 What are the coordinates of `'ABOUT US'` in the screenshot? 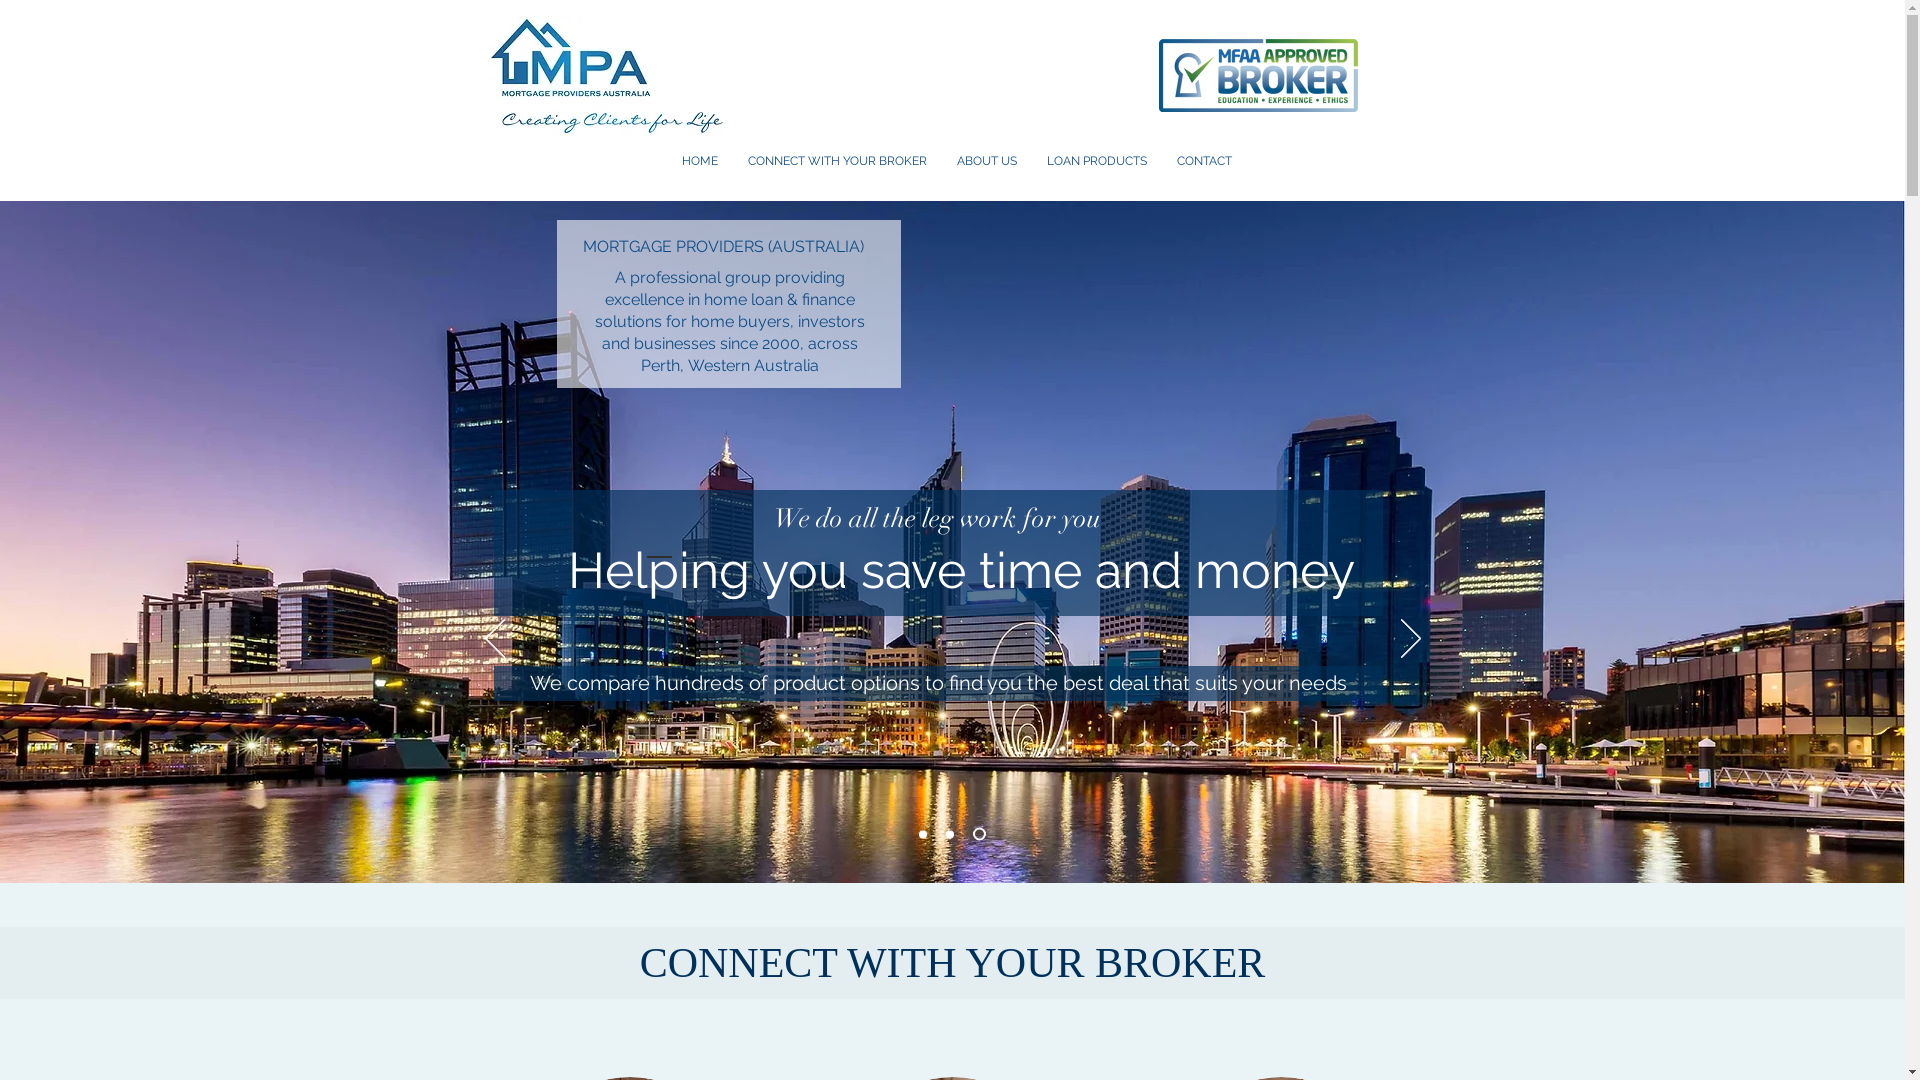 It's located at (987, 160).